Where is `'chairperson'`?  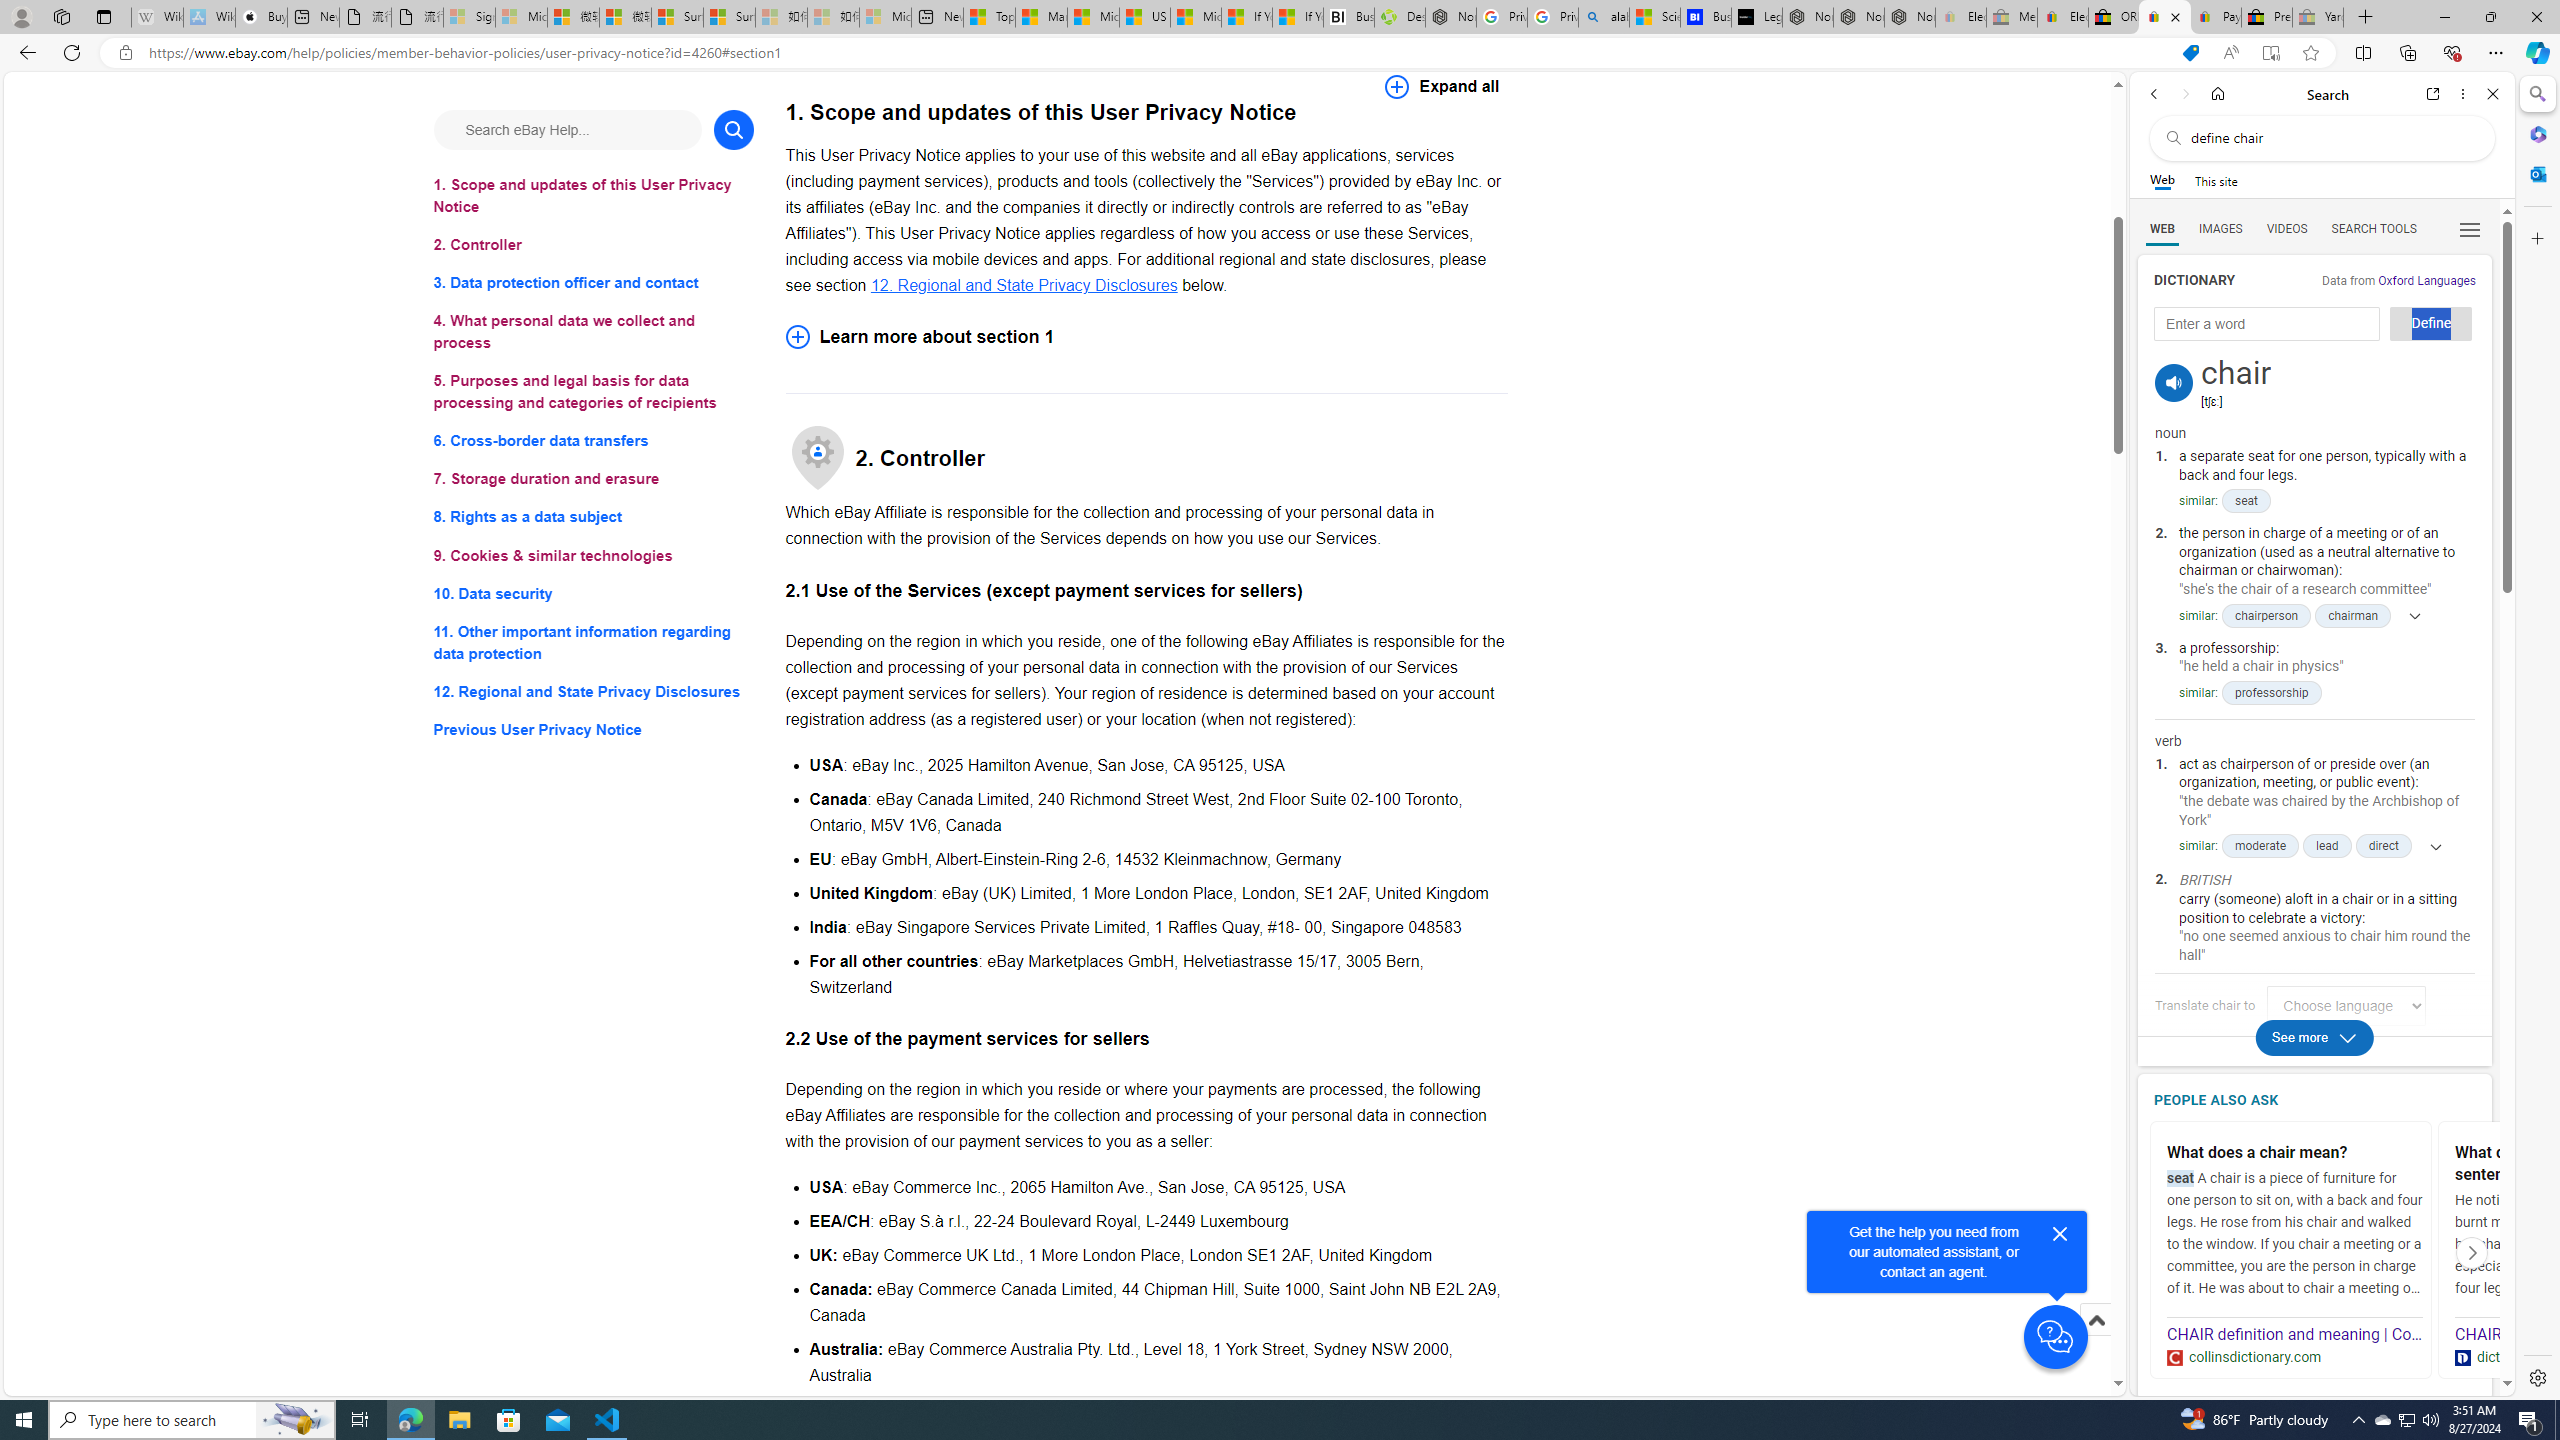
'chairperson' is located at coordinates (2266, 614).